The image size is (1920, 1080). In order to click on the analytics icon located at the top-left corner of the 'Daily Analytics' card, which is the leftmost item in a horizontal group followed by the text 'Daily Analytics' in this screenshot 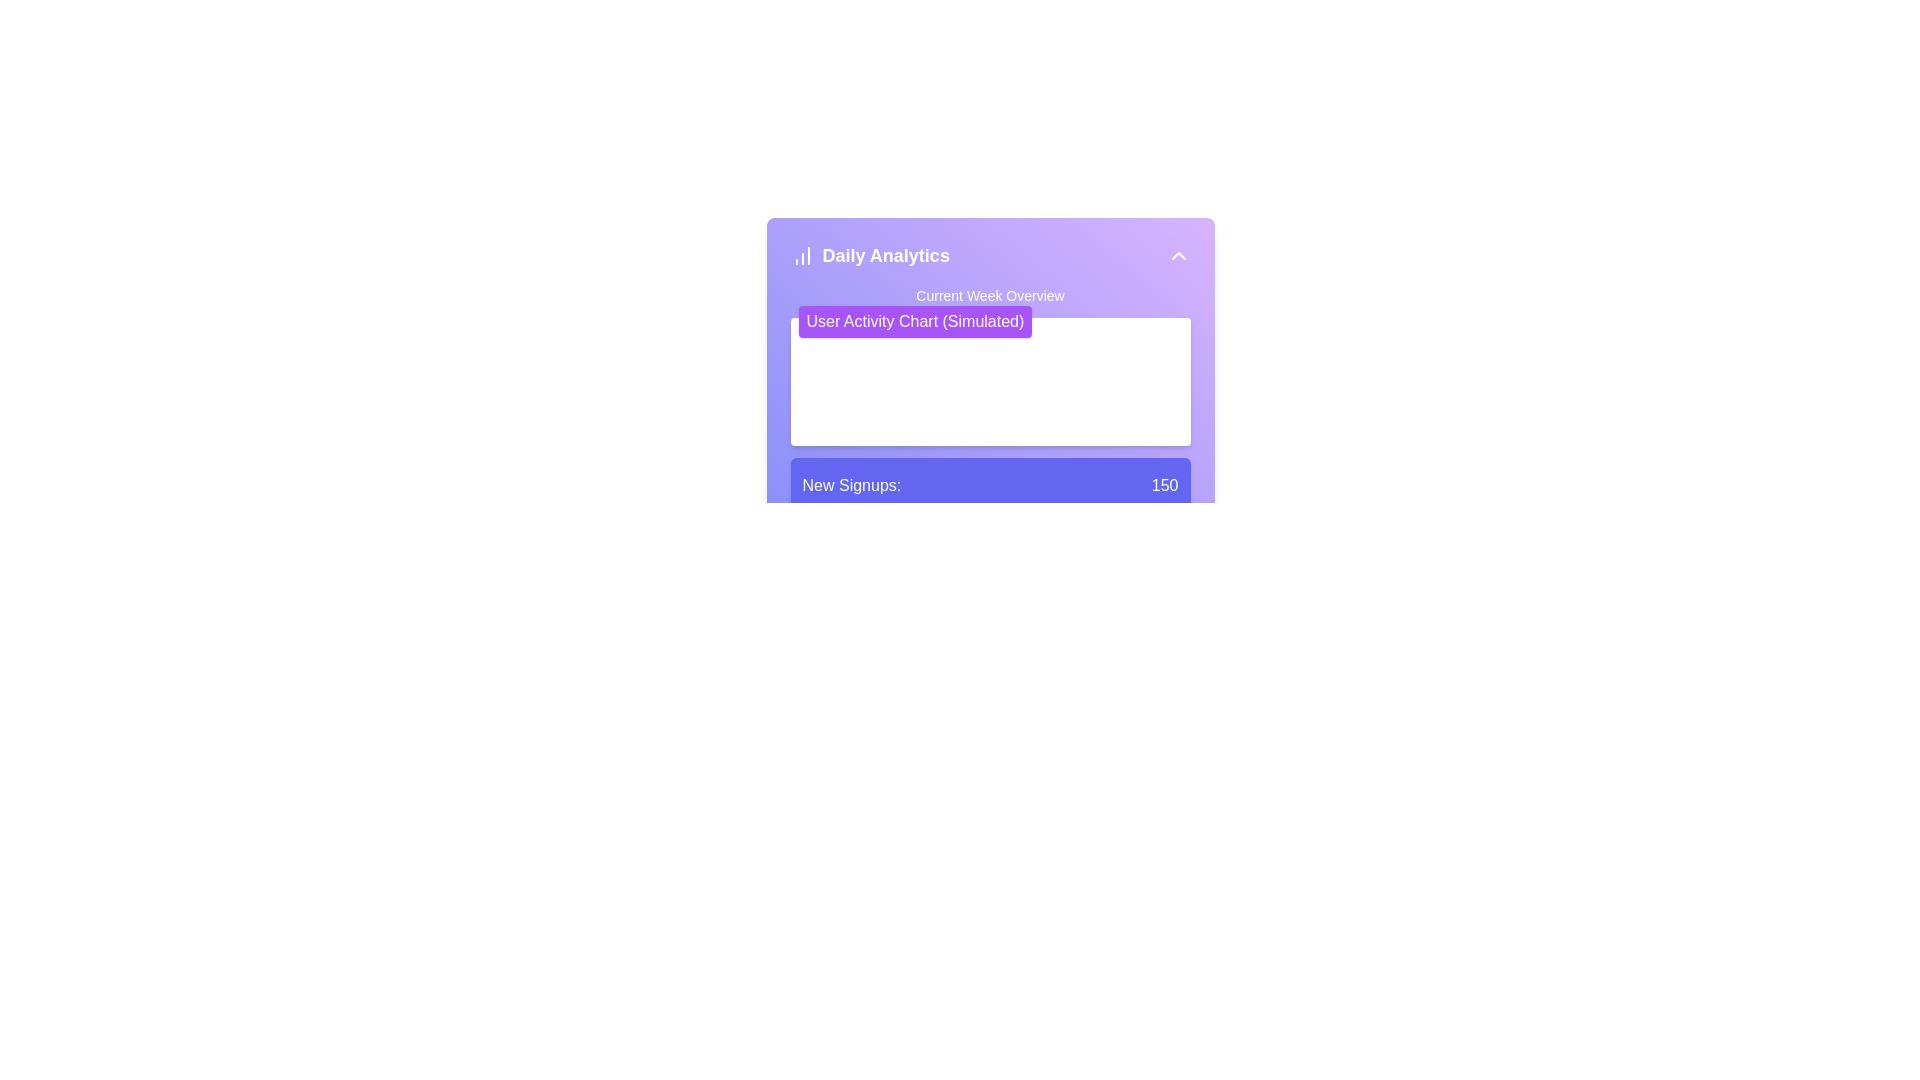, I will do `click(802, 254)`.